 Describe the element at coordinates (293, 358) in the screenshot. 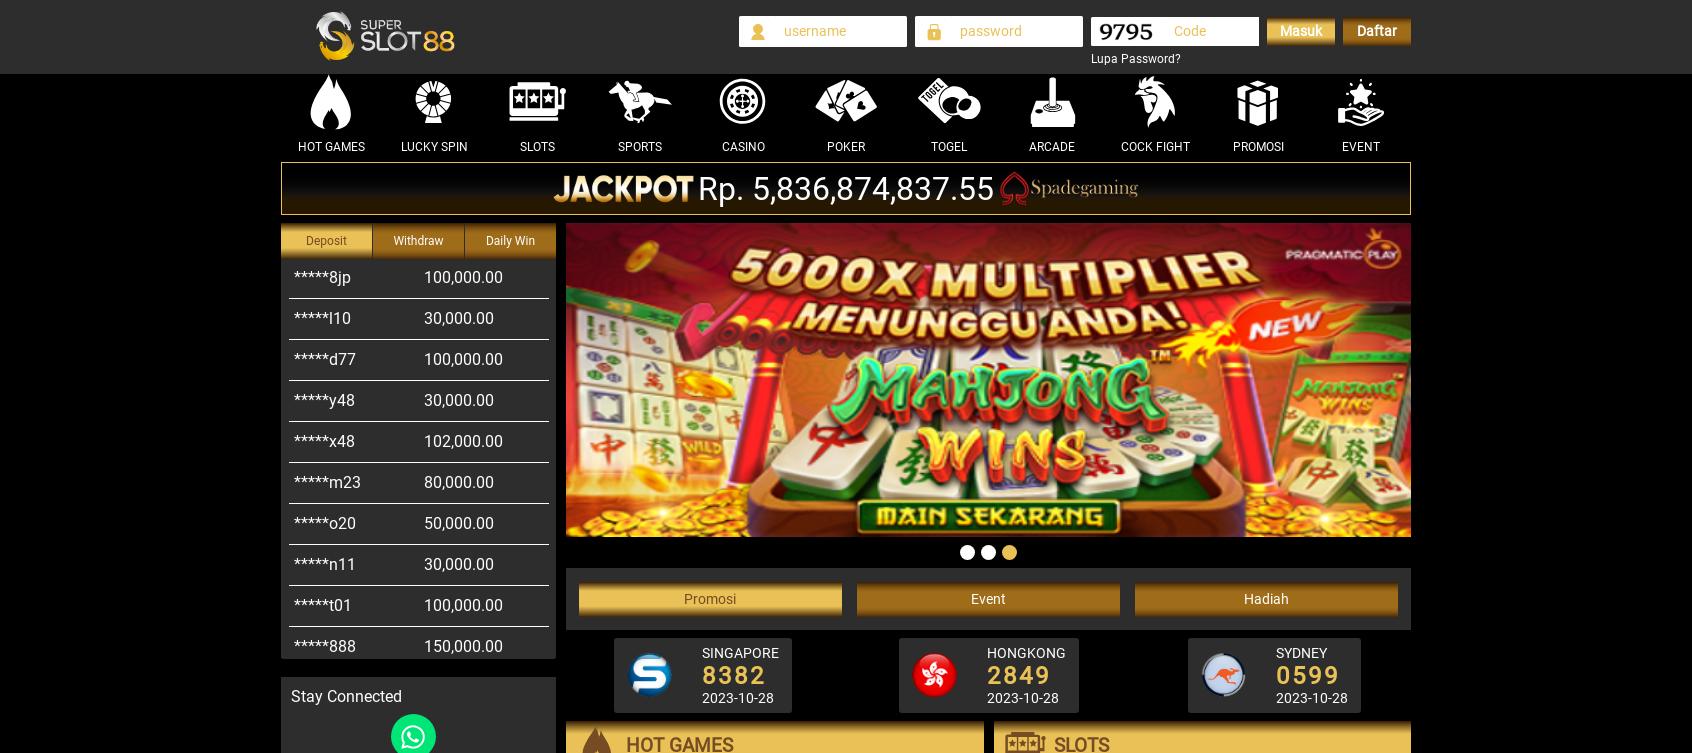

I see `'*****y48'` at that location.